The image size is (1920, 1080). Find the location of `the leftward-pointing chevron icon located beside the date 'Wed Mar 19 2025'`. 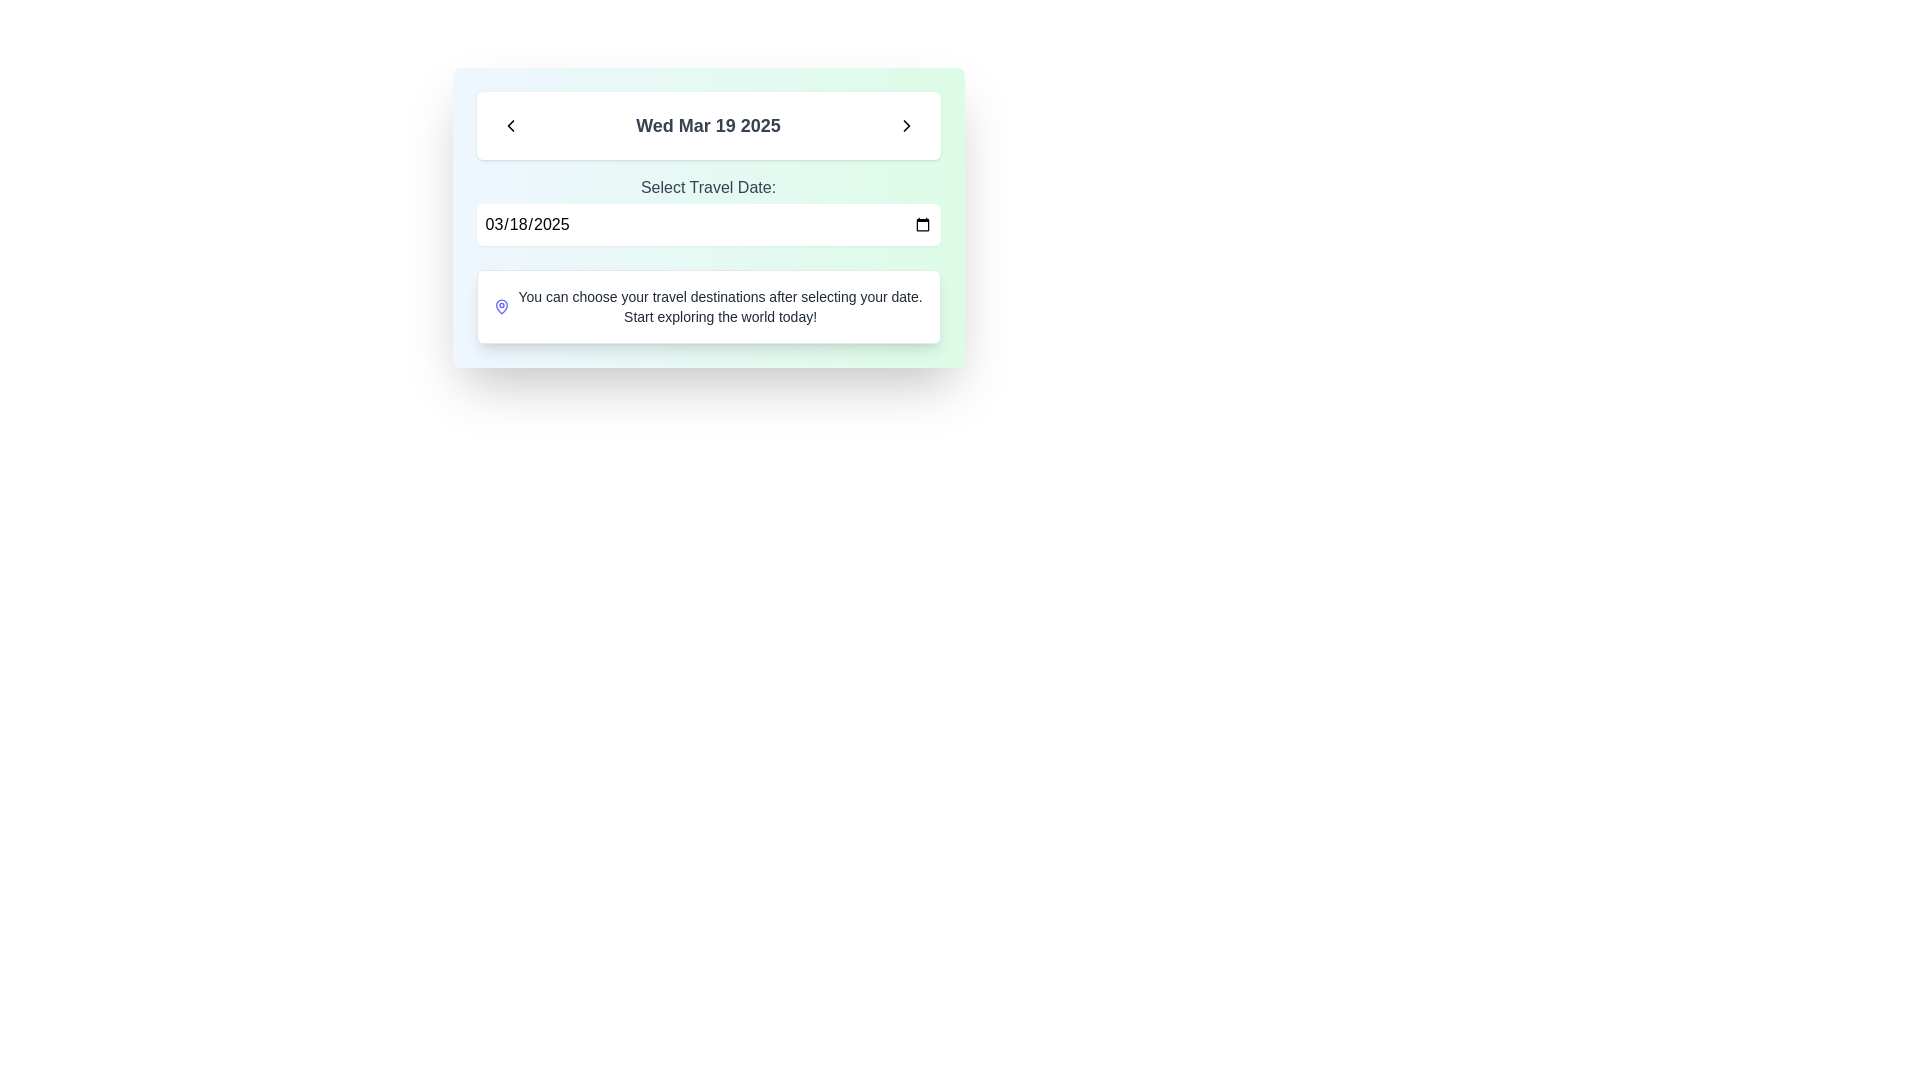

the leftward-pointing chevron icon located beside the date 'Wed Mar 19 2025' is located at coordinates (510, 126).